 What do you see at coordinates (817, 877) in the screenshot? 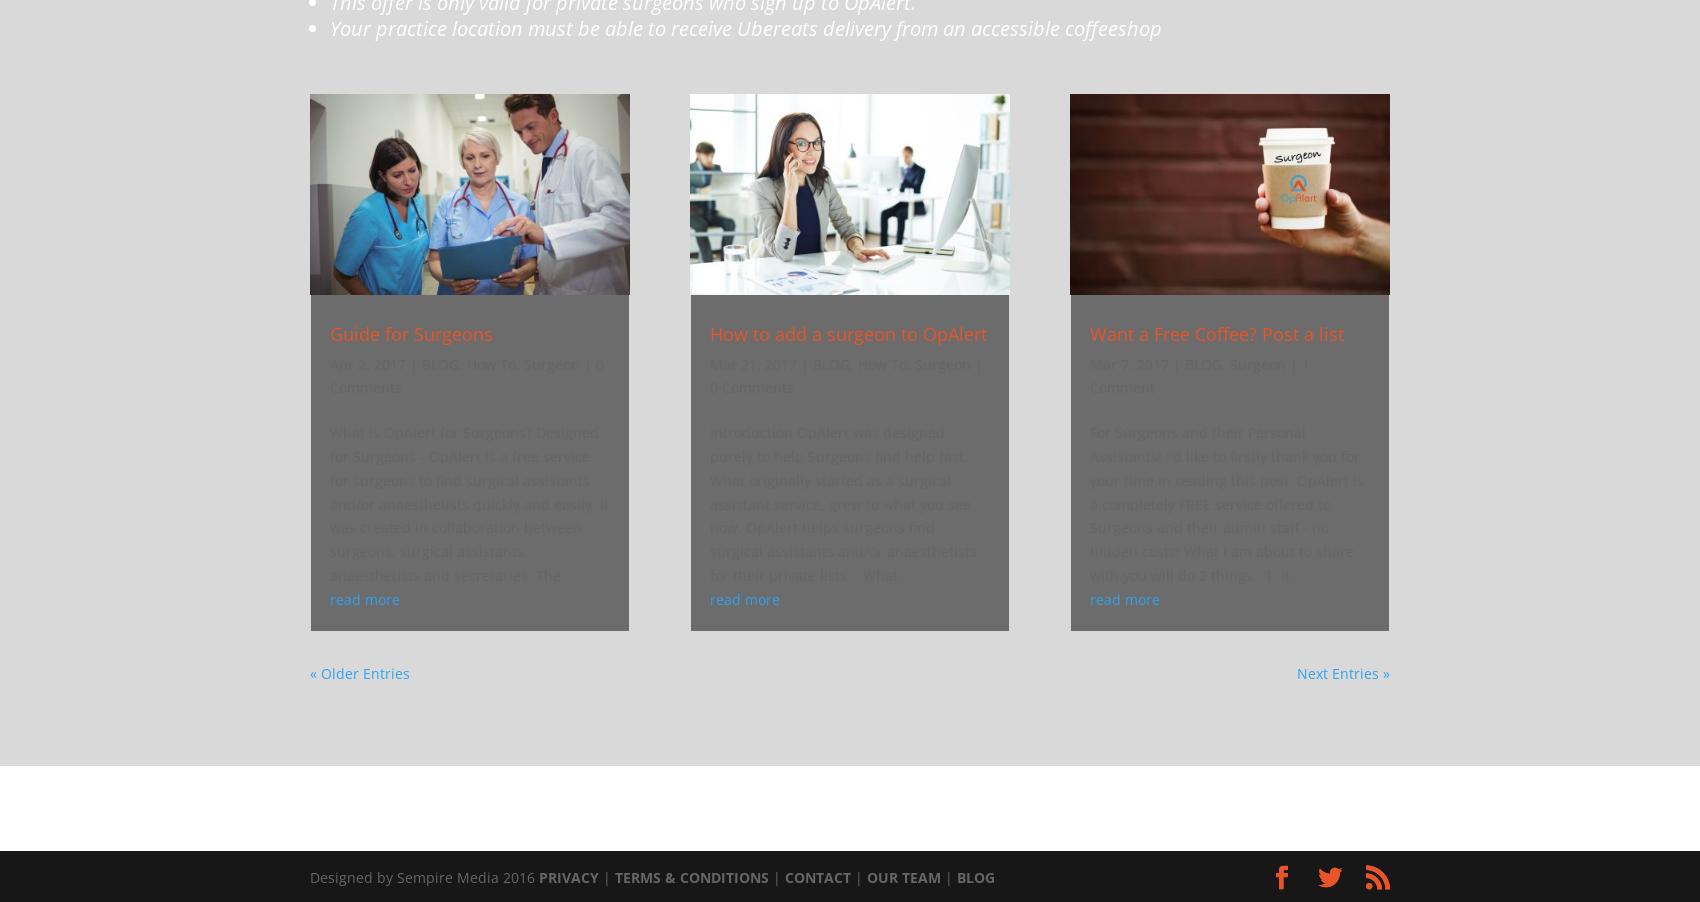
I see `'CONTACT'` at bounding box center [817, 877].